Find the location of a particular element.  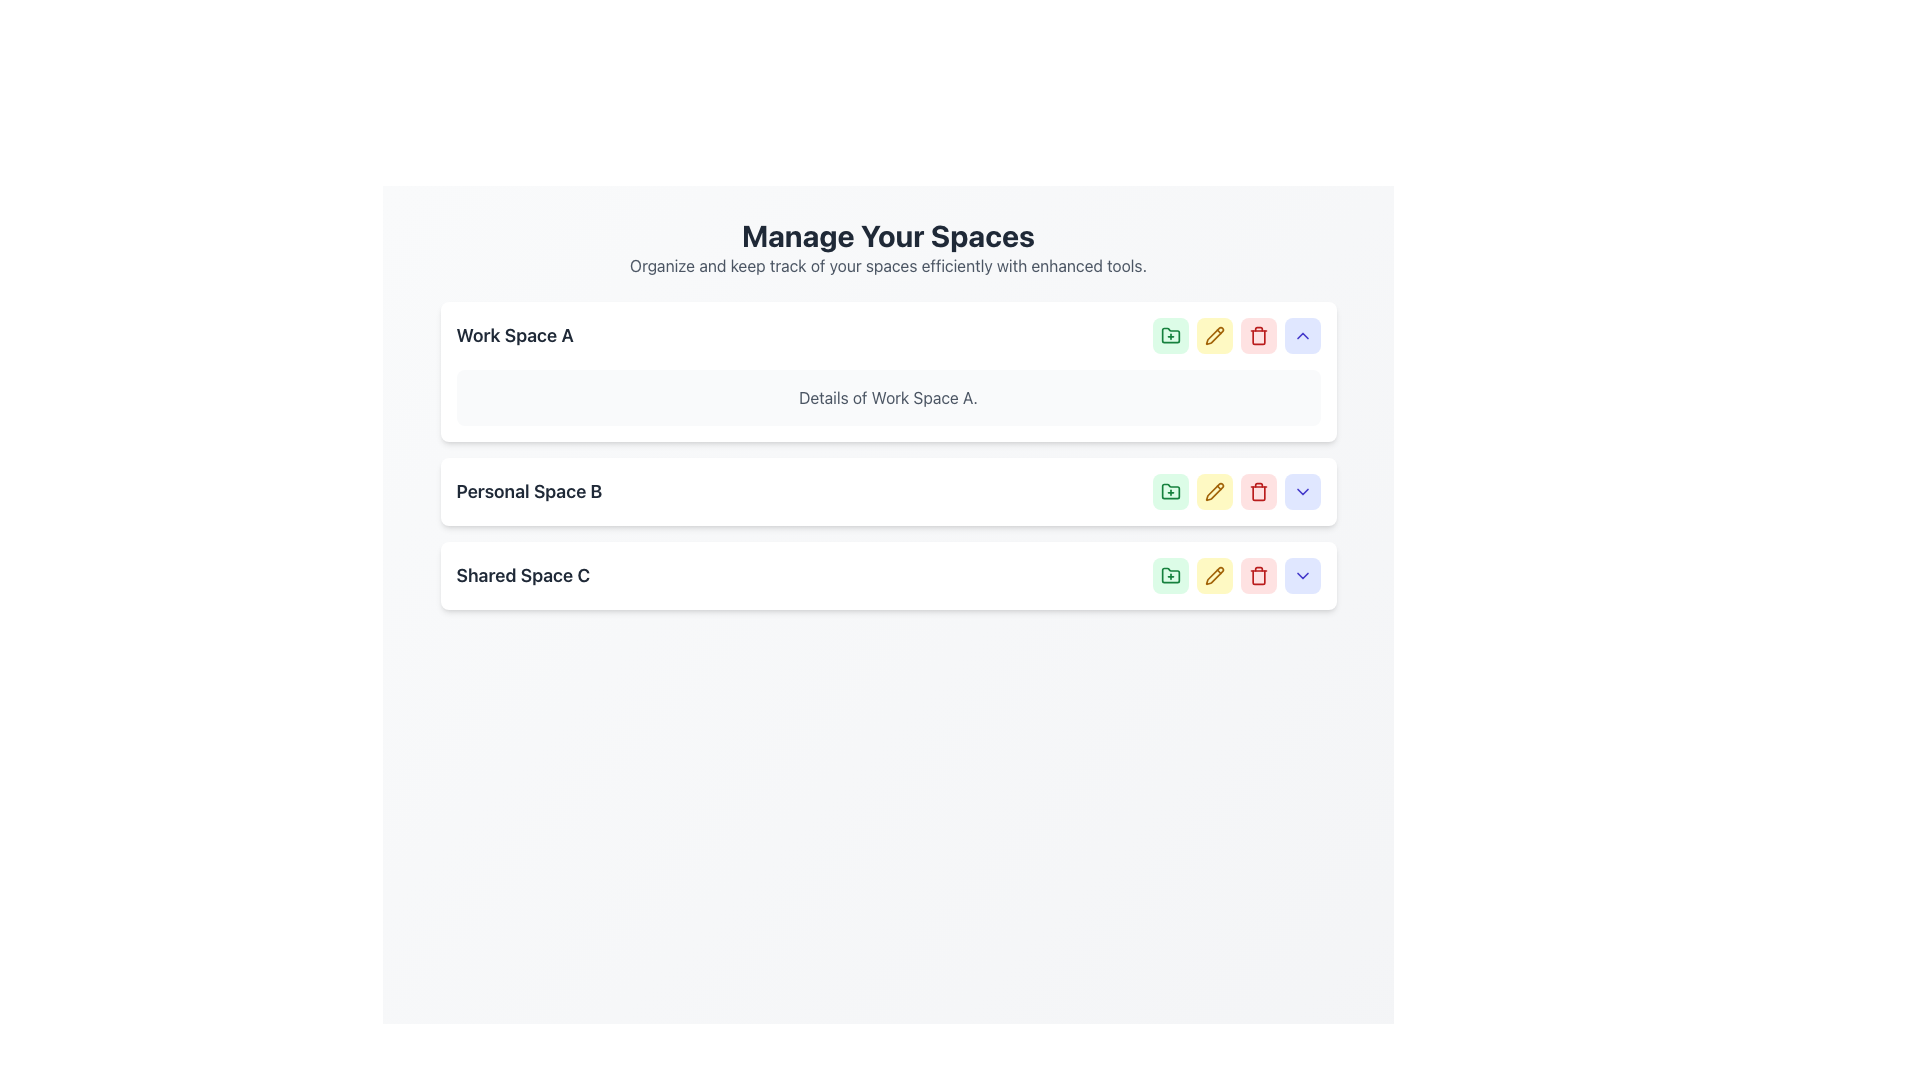

the pencil icon located on the right side of the 'Work Space A' section header is located at coordinates (1213, 492).